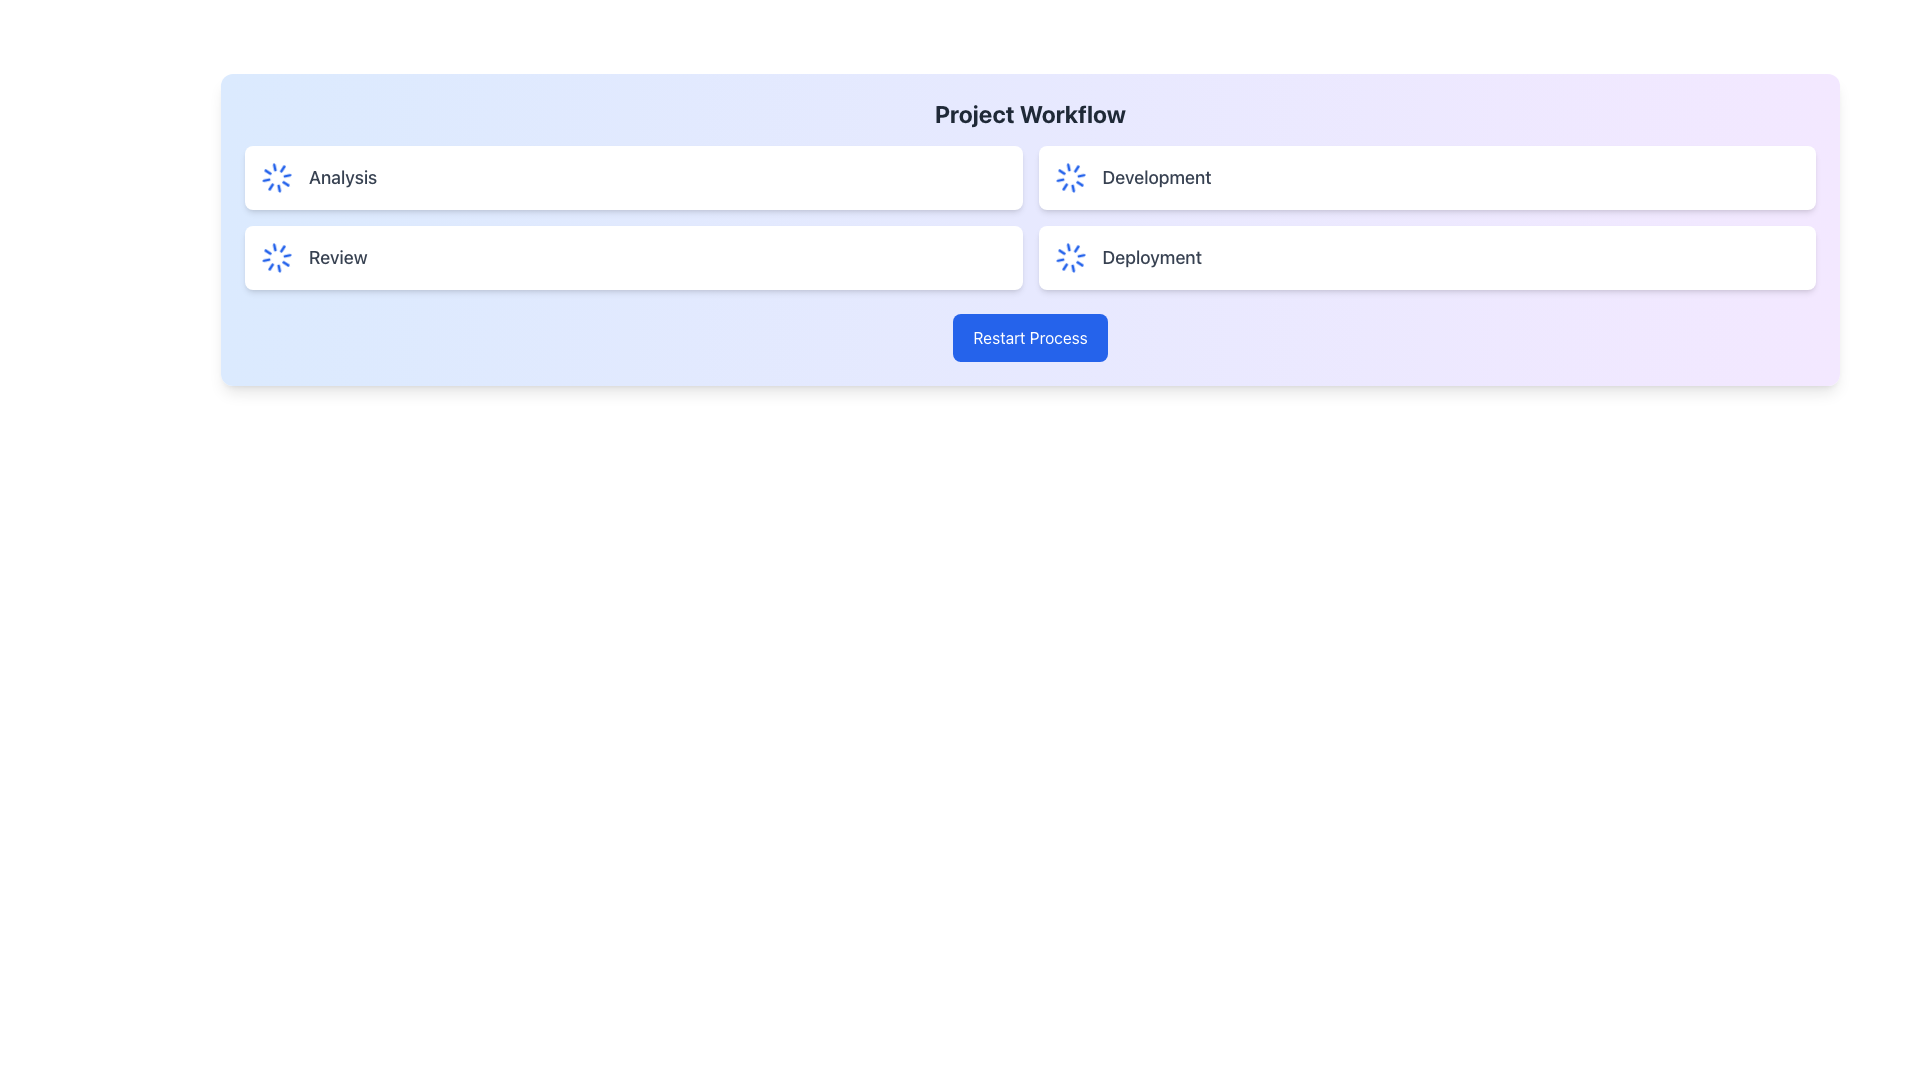 The height and width of the screenshot is (1080, 1920). Describe the element at coordinates (632, 257) in the screenshot. I see `the 'Review' card-like UI element representing a task in the Project Workflow` at that location.